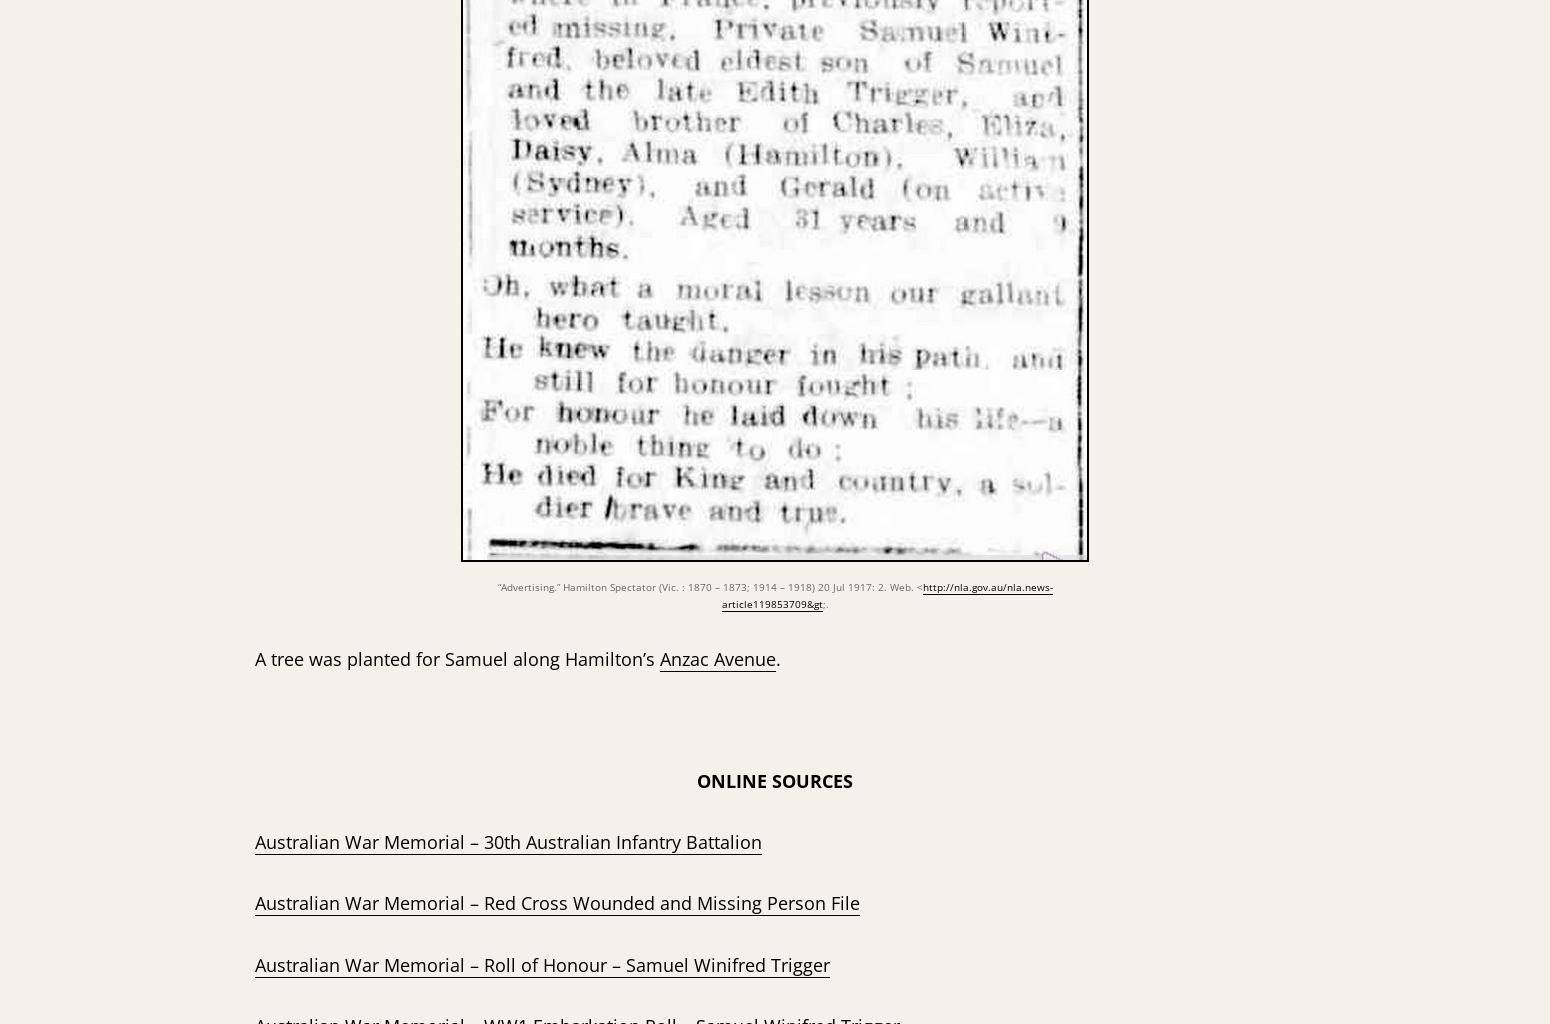 This screenshot has width=1550, height=1024. What do you see at coordinates (557, 901) in the screenshot?
I see `'Australian War Memorial – Red Cross Wounded and Missing Person File'` at bounding box center [557, 901].